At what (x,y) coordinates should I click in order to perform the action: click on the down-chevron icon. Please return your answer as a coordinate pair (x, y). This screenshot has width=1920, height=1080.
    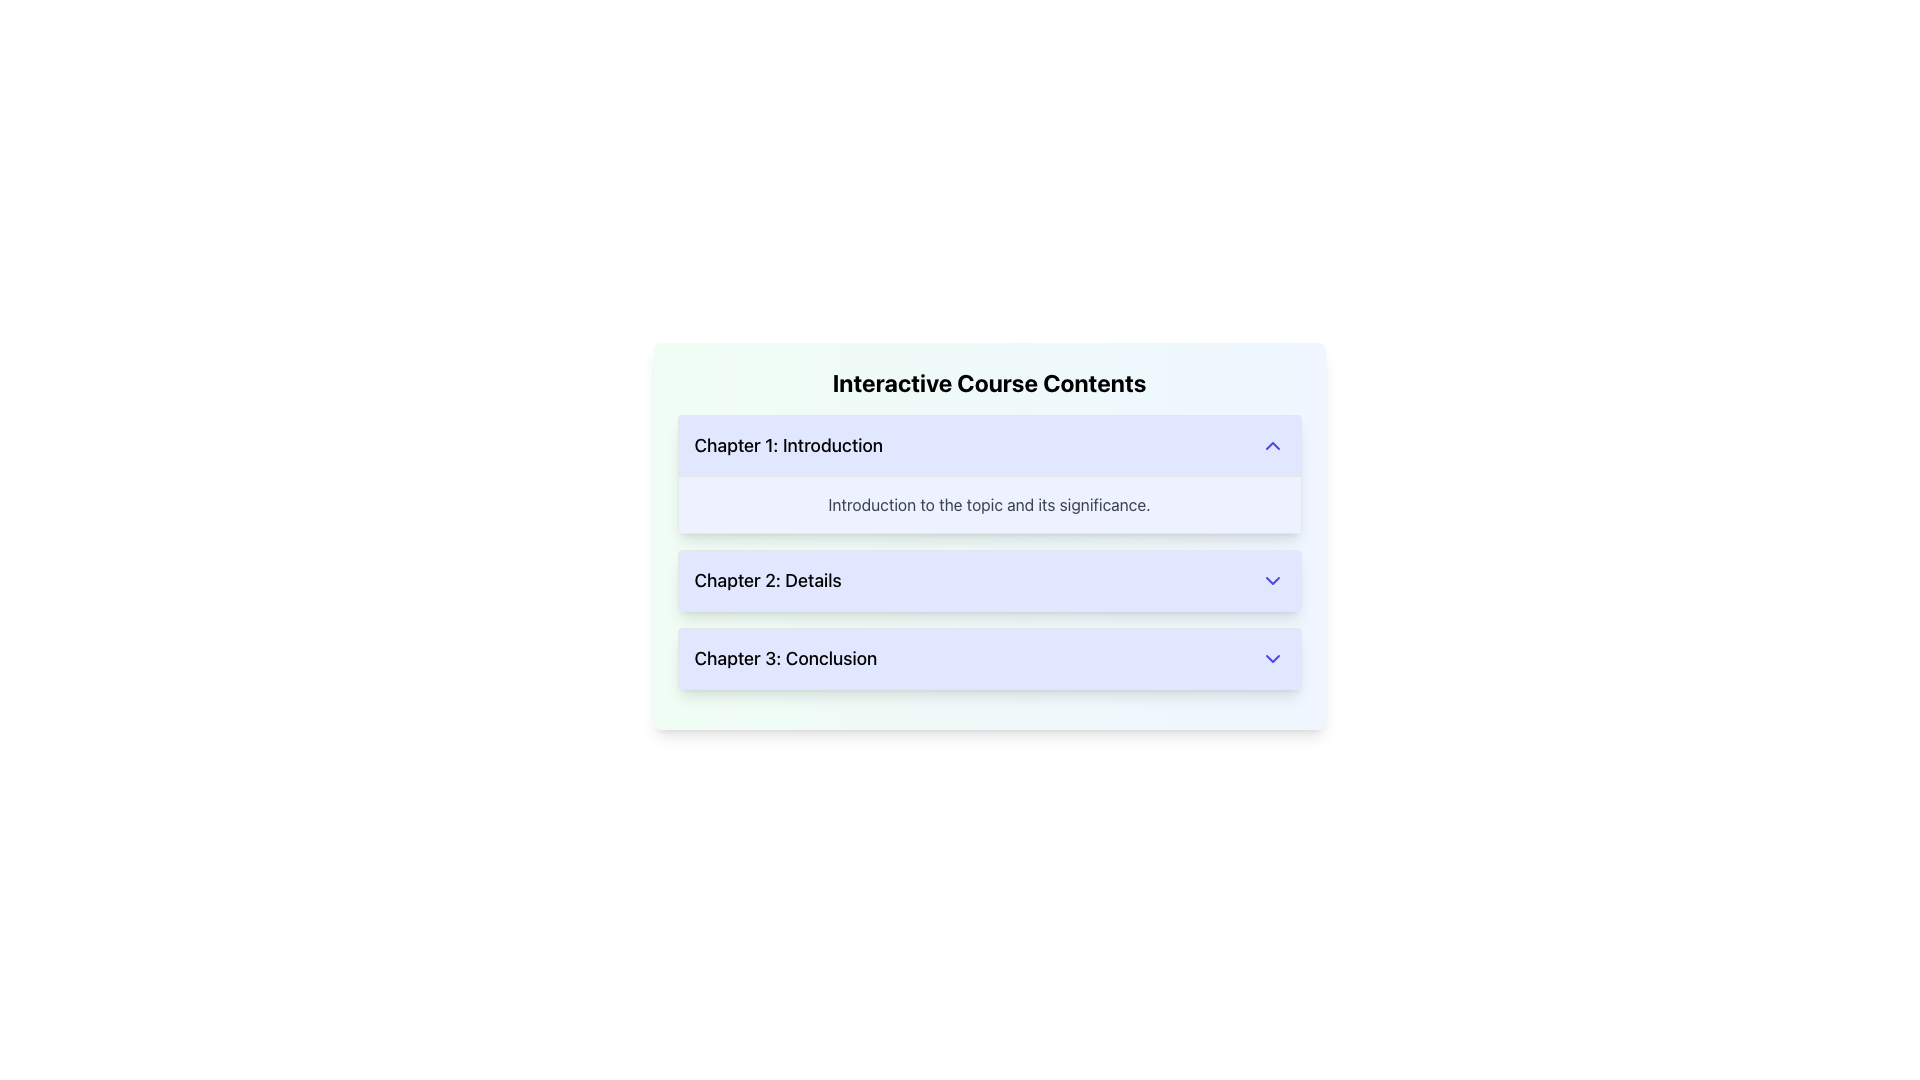
    Looking at the image, I should click on (1271, 581).